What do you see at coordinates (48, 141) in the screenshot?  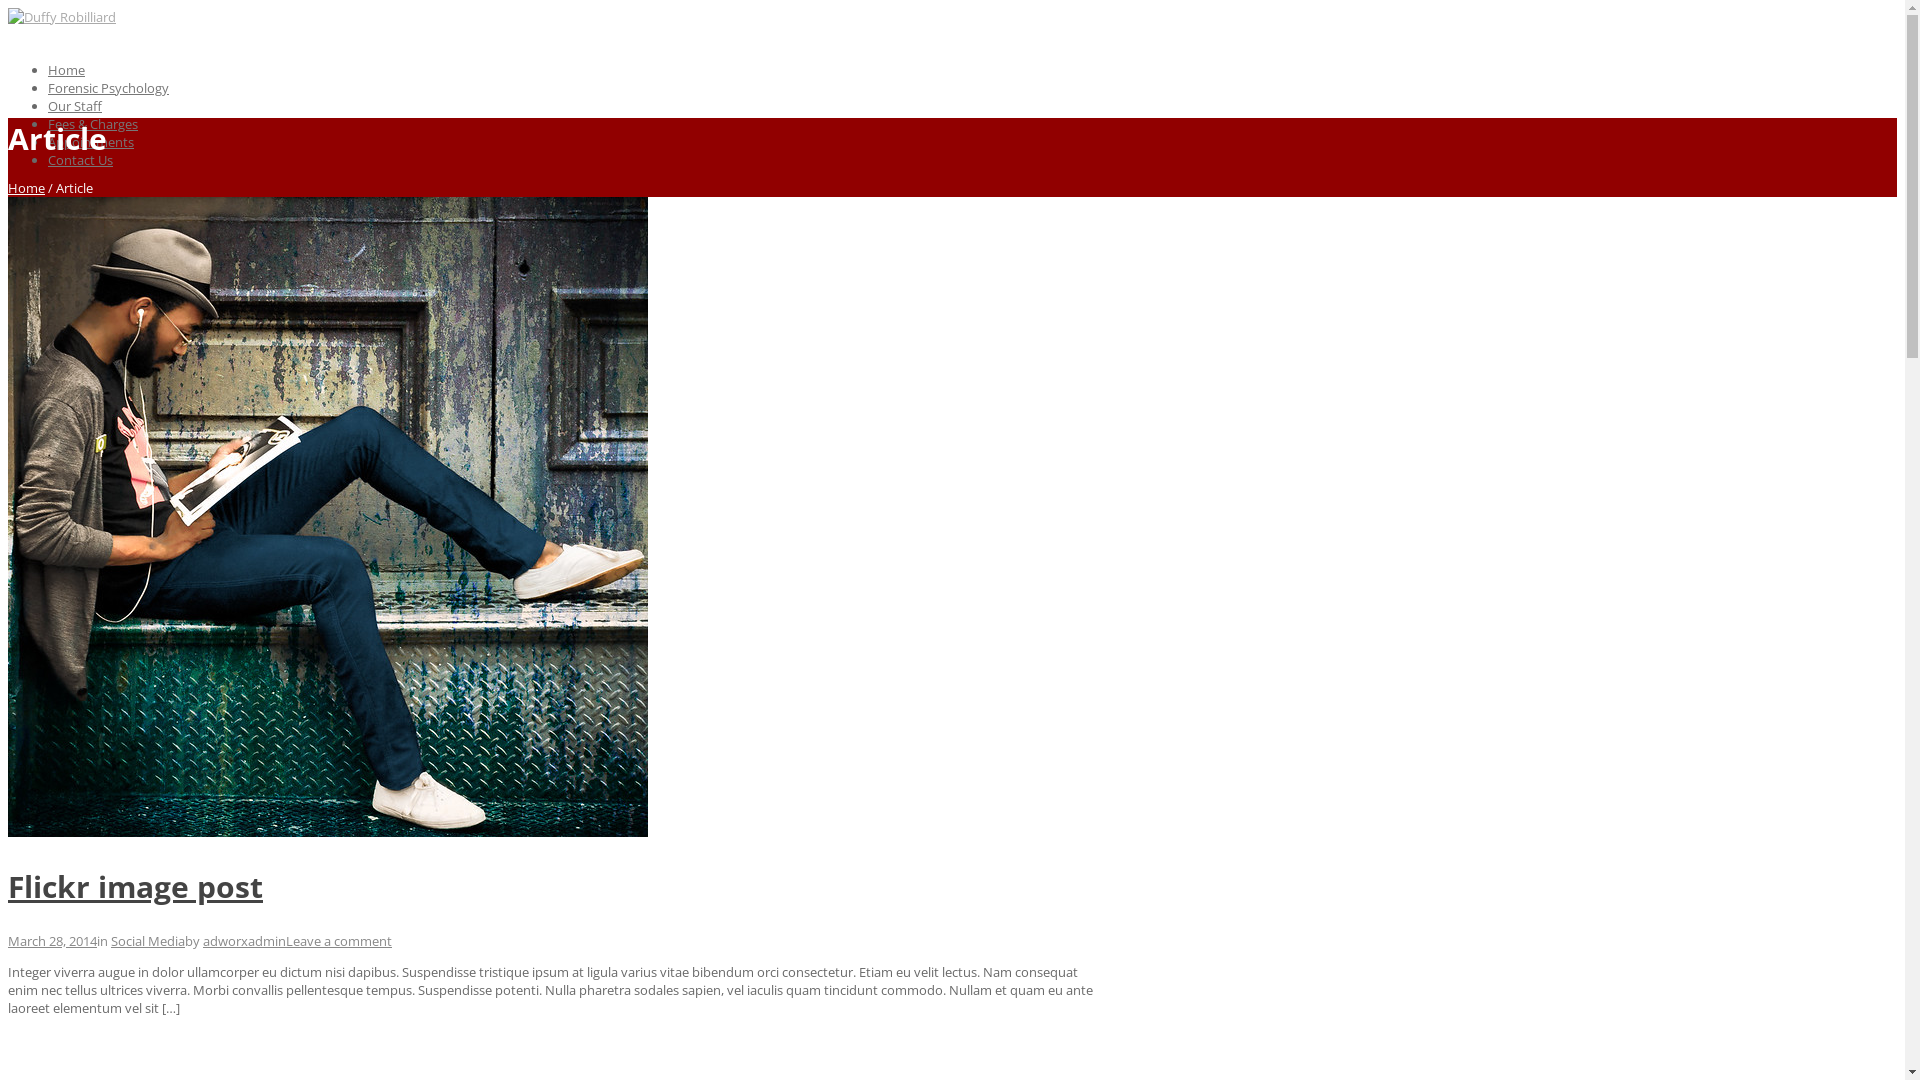 I see `'Appointments'` at bounding box center [48, 141].